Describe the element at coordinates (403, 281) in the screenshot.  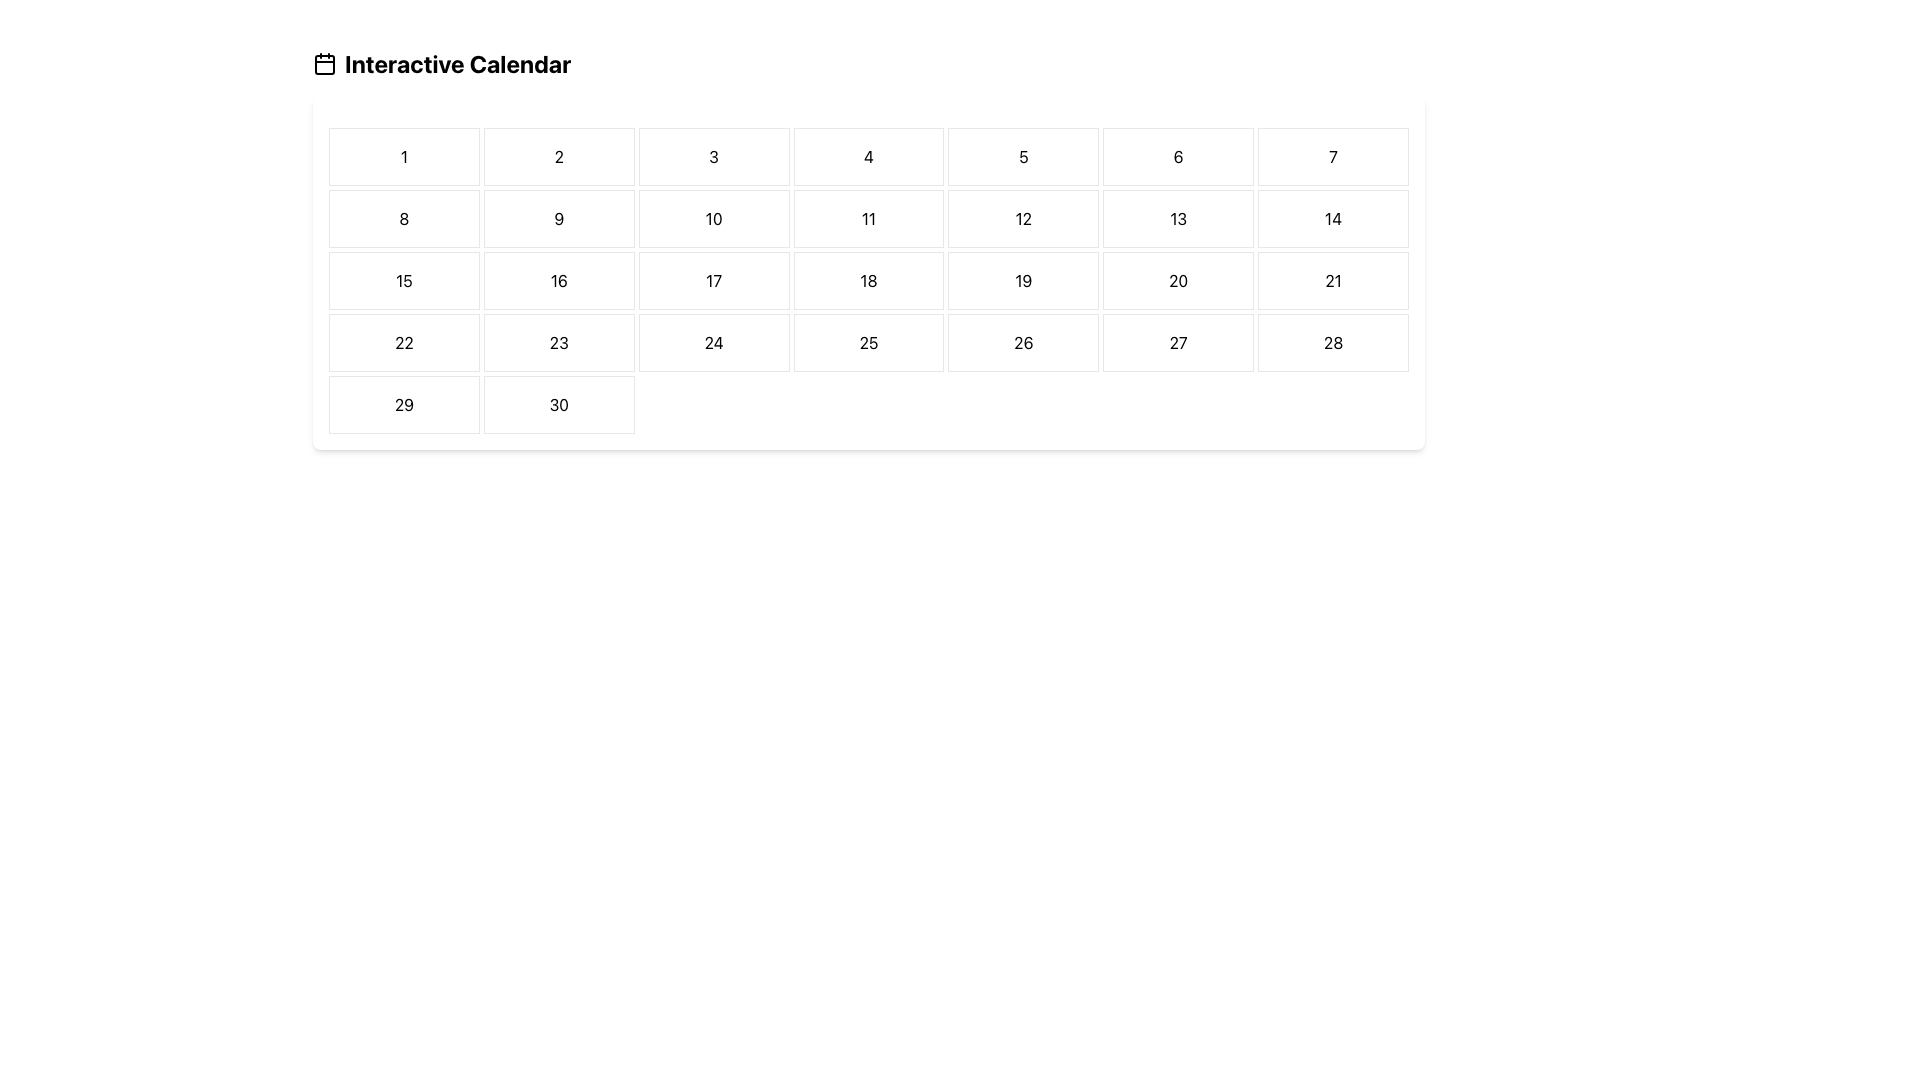
I see `the interactive calendar date box representing the 15th day` at that location.